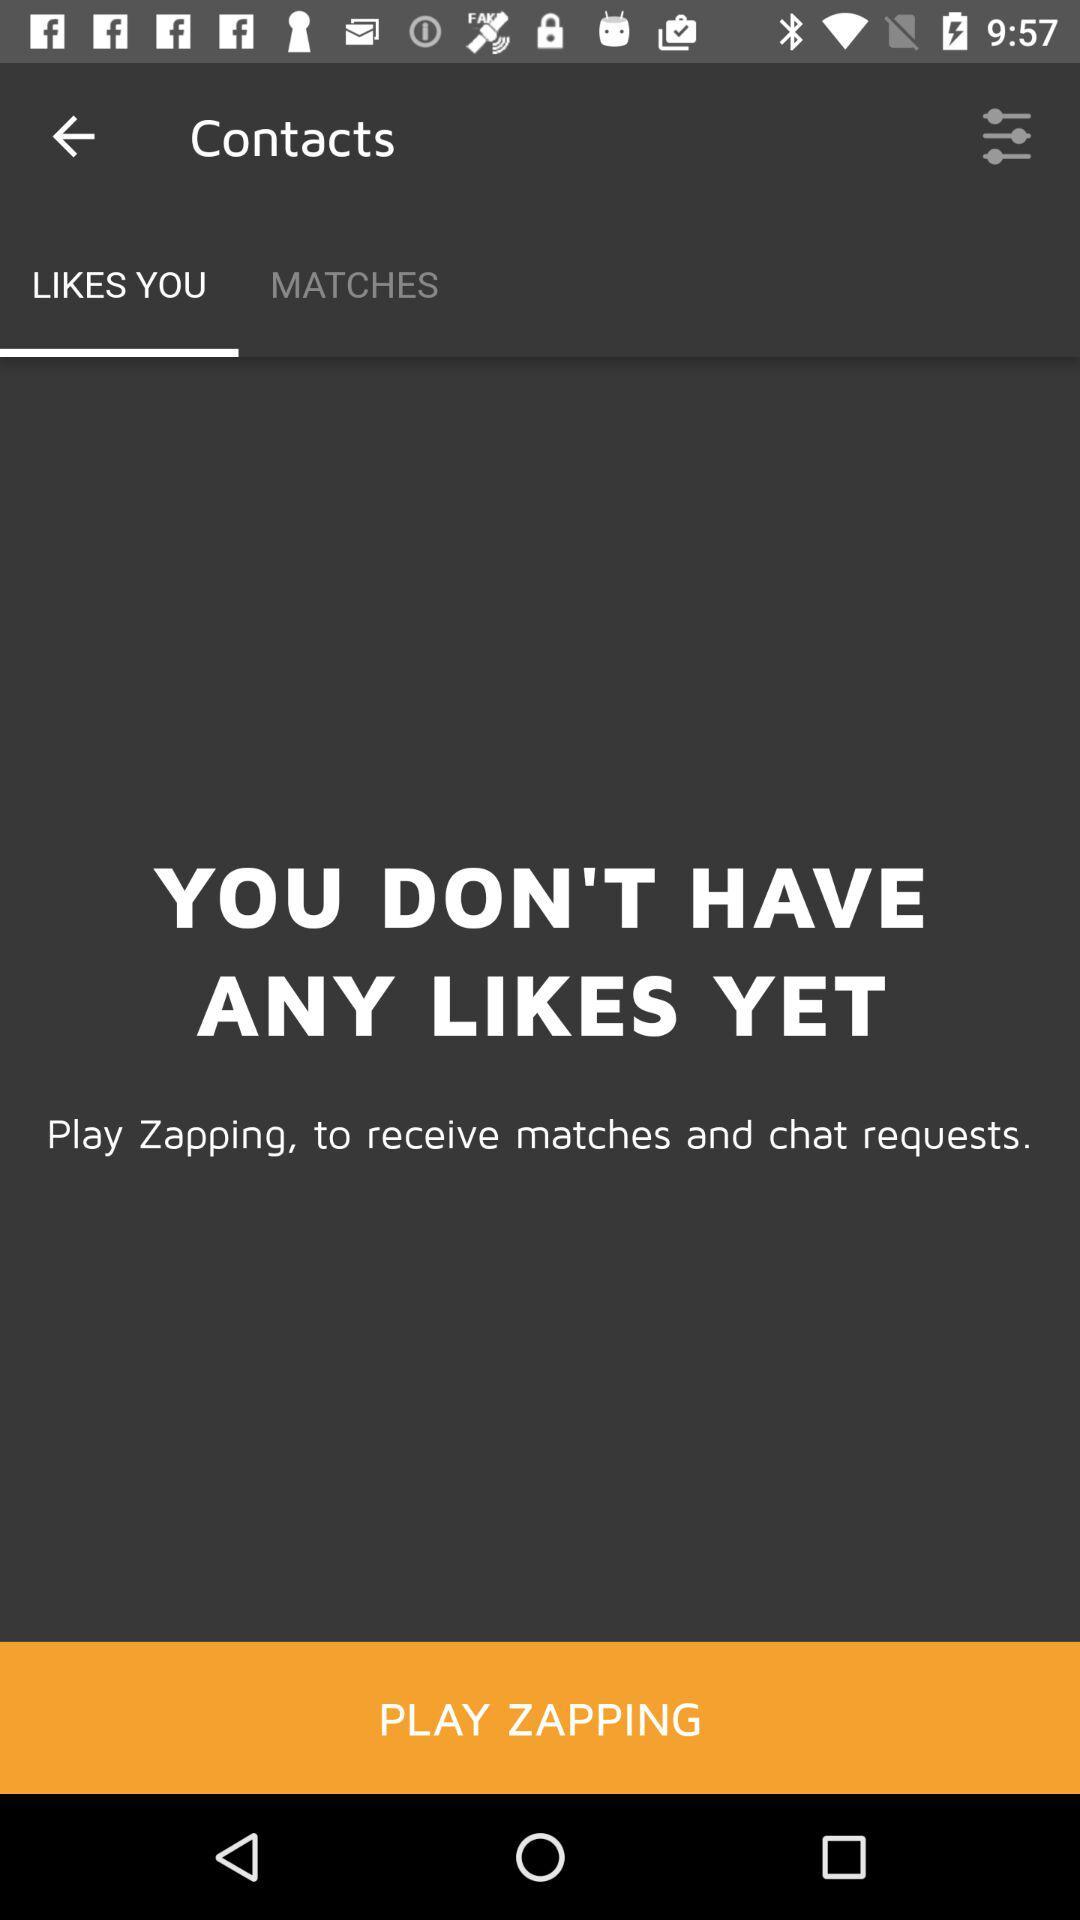 The image size is (1080, 1920). What do you see at coordinates (72, 135) in the screenshot?
I see `icon next to contacts item` at bounding box center [72, 135].